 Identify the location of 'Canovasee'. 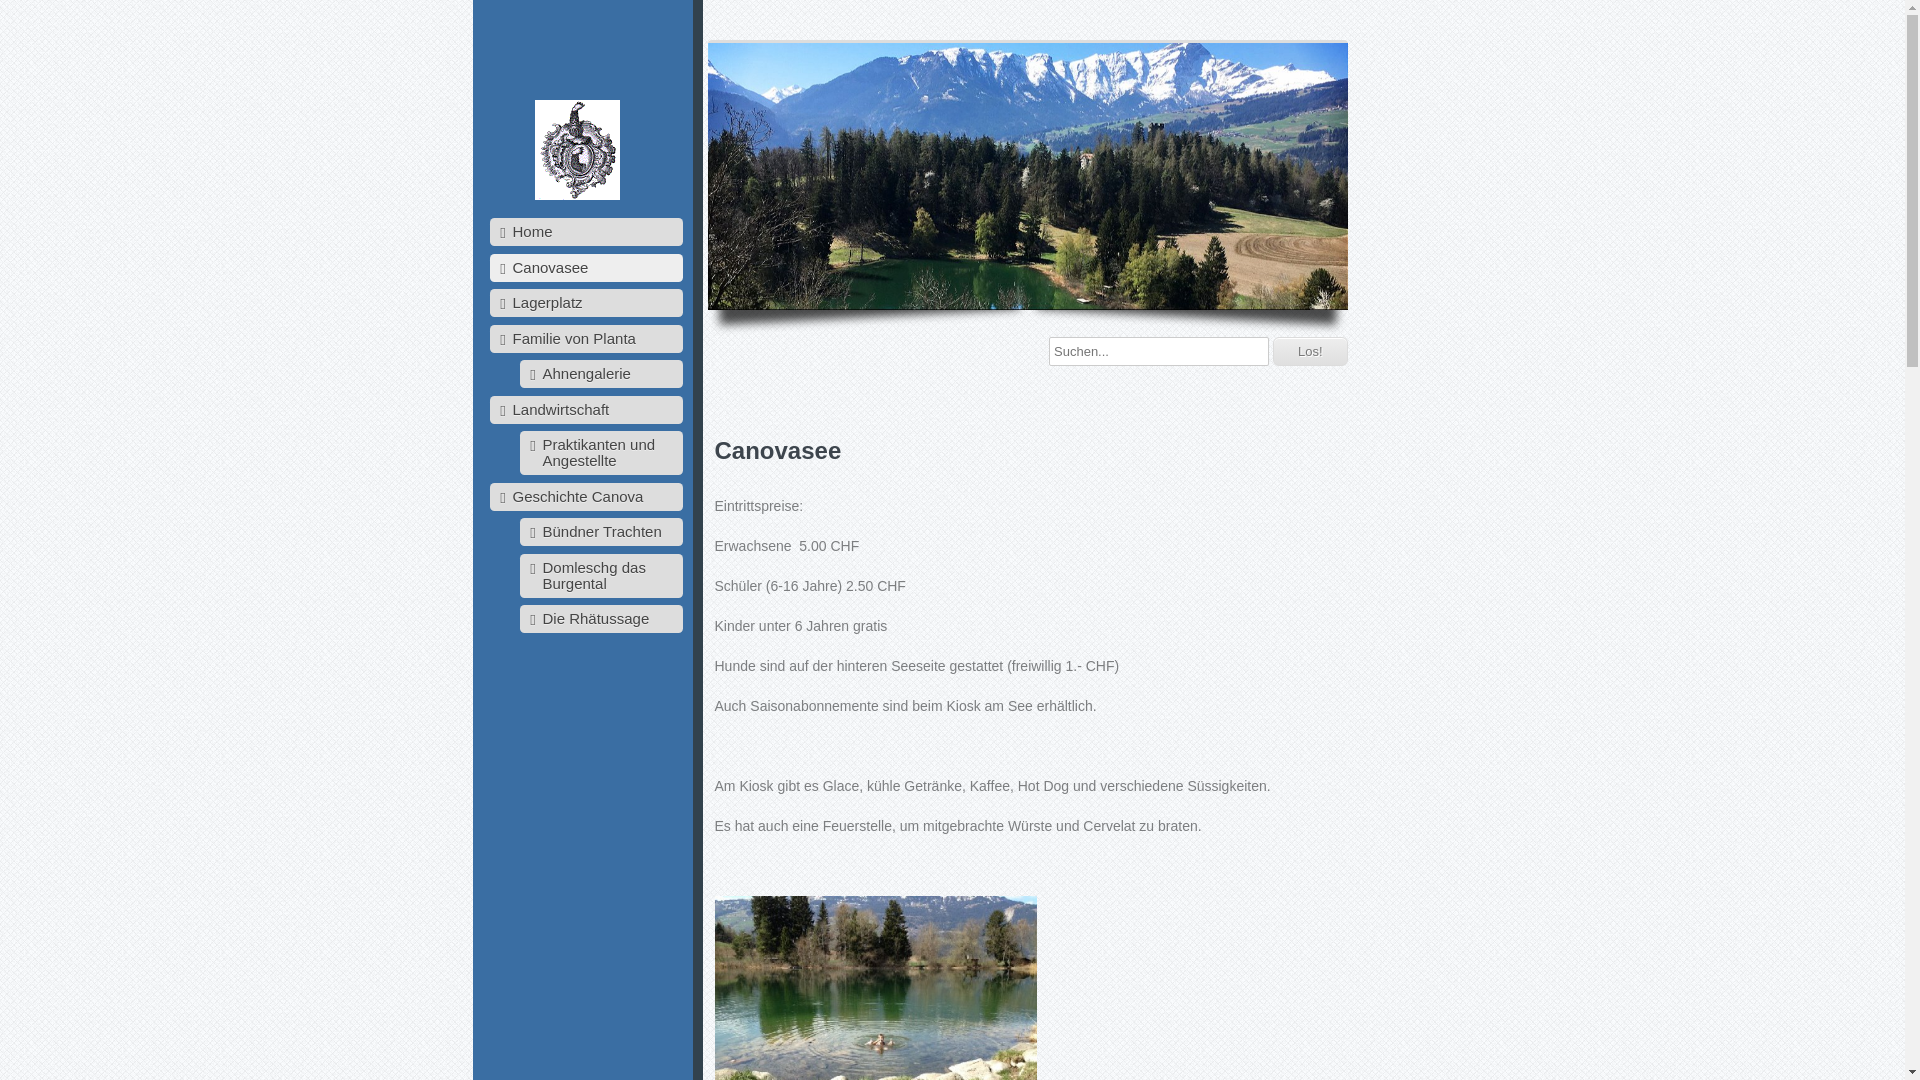
(585, 266).